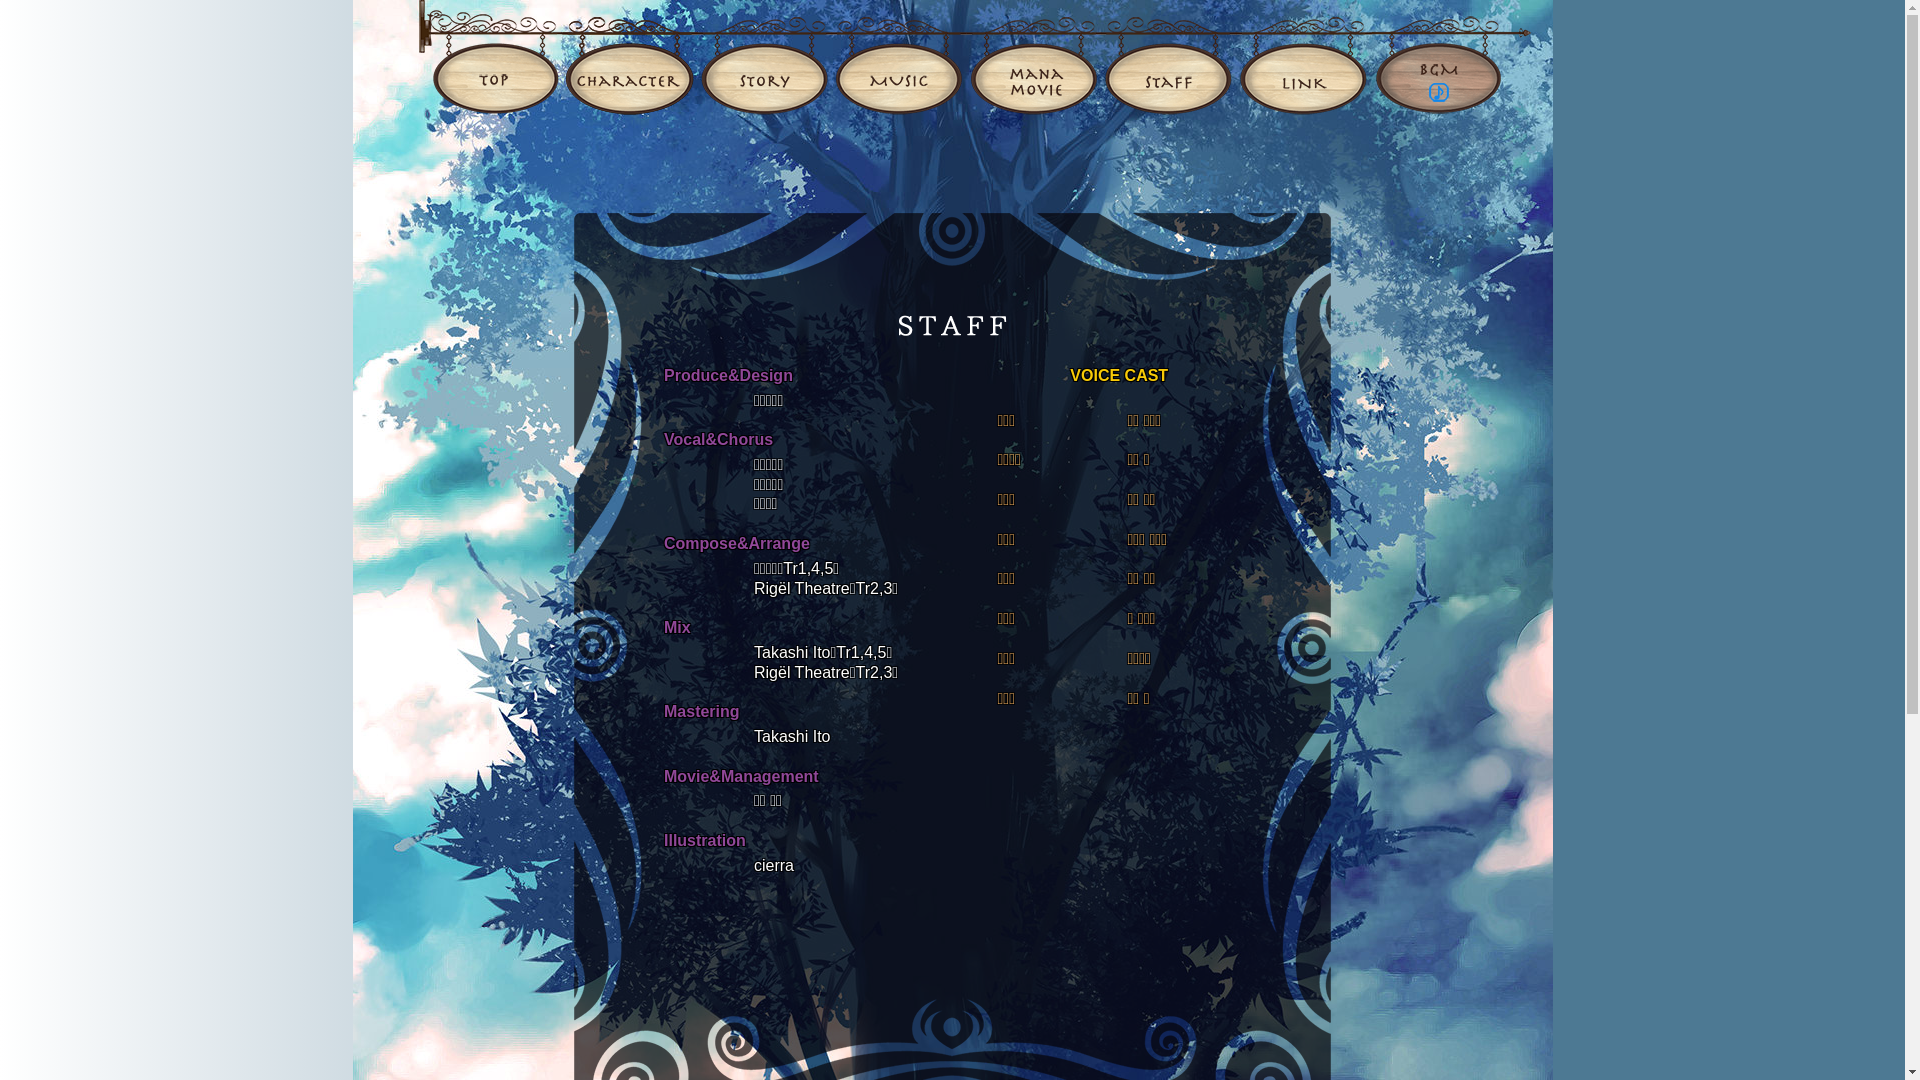  Describe the element at coordinates (762, 56) in the screenshot. I see `'STORY'` at that location.